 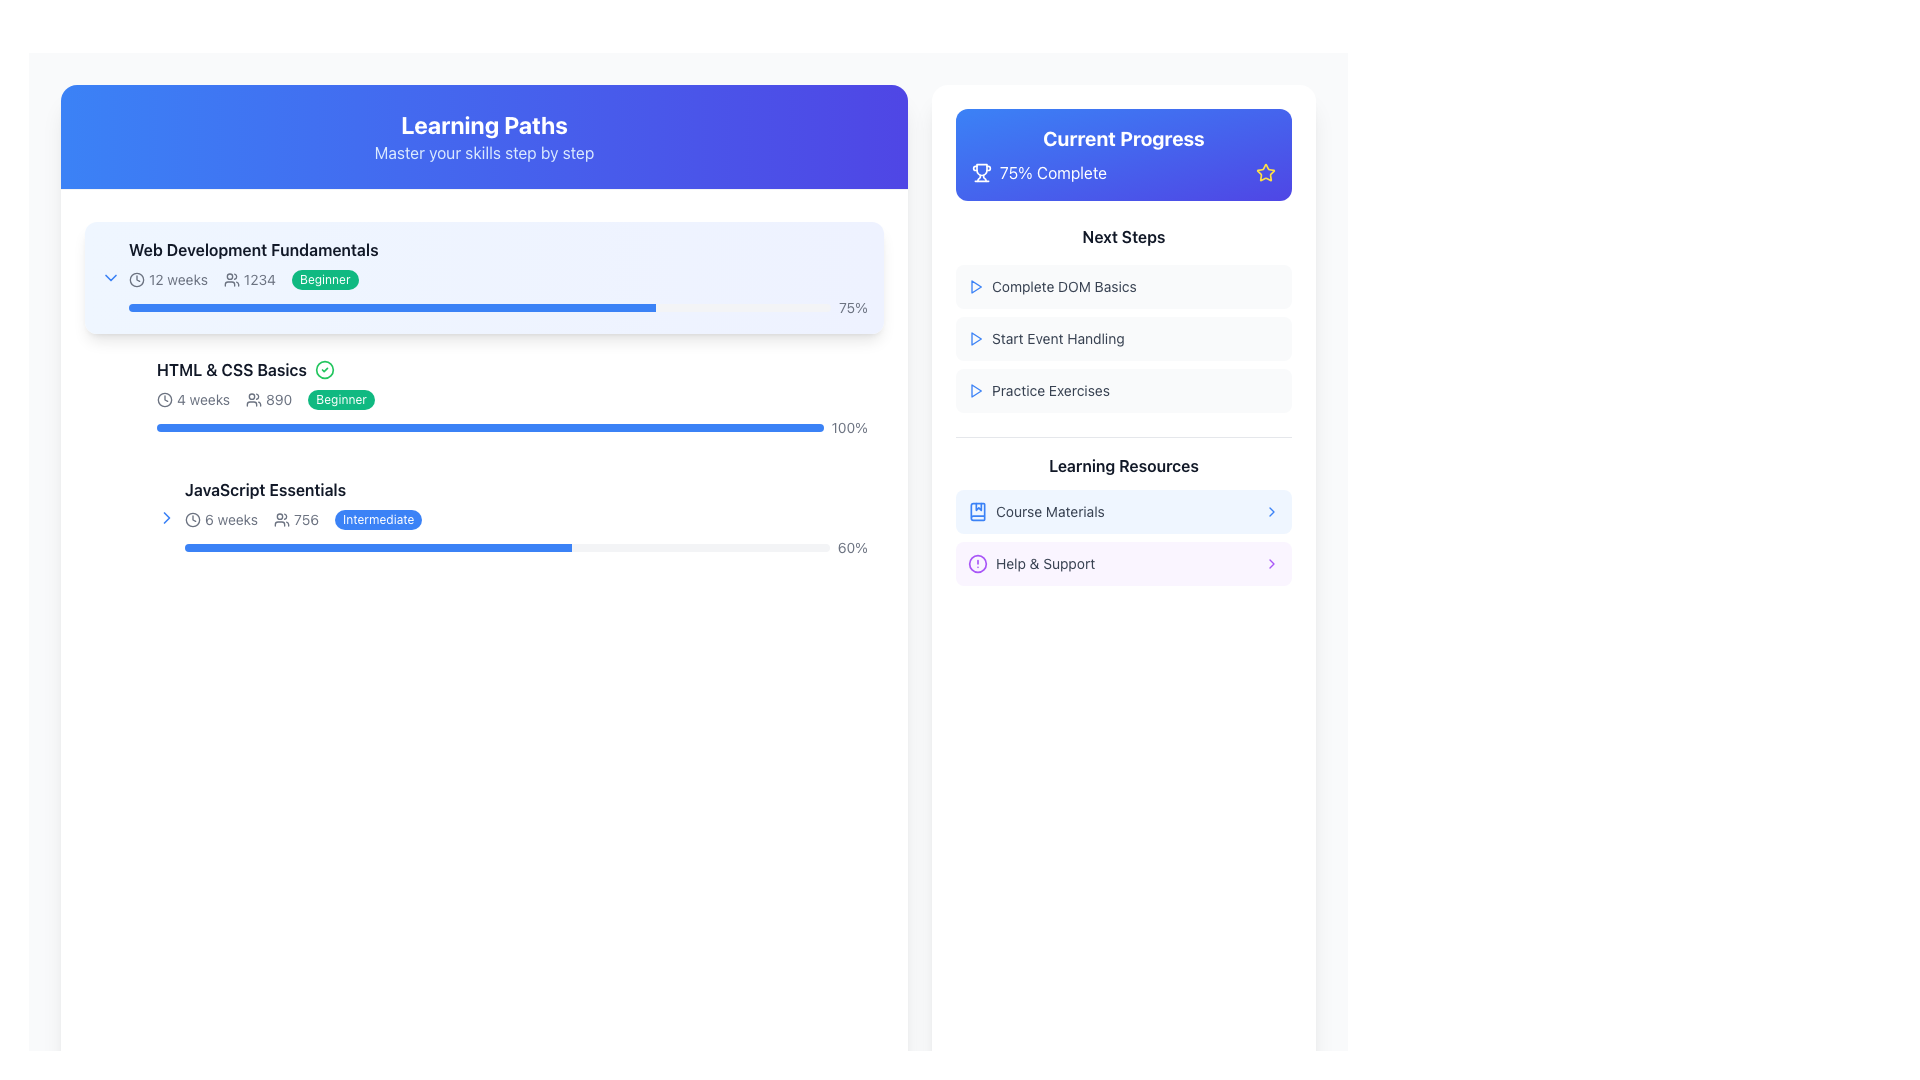 I want to click on the static text label displaying 'HTML & CSS Basics' which is styled in bold and located in the 'Web Development Fundamentals' section, so click(x=231, y=370).